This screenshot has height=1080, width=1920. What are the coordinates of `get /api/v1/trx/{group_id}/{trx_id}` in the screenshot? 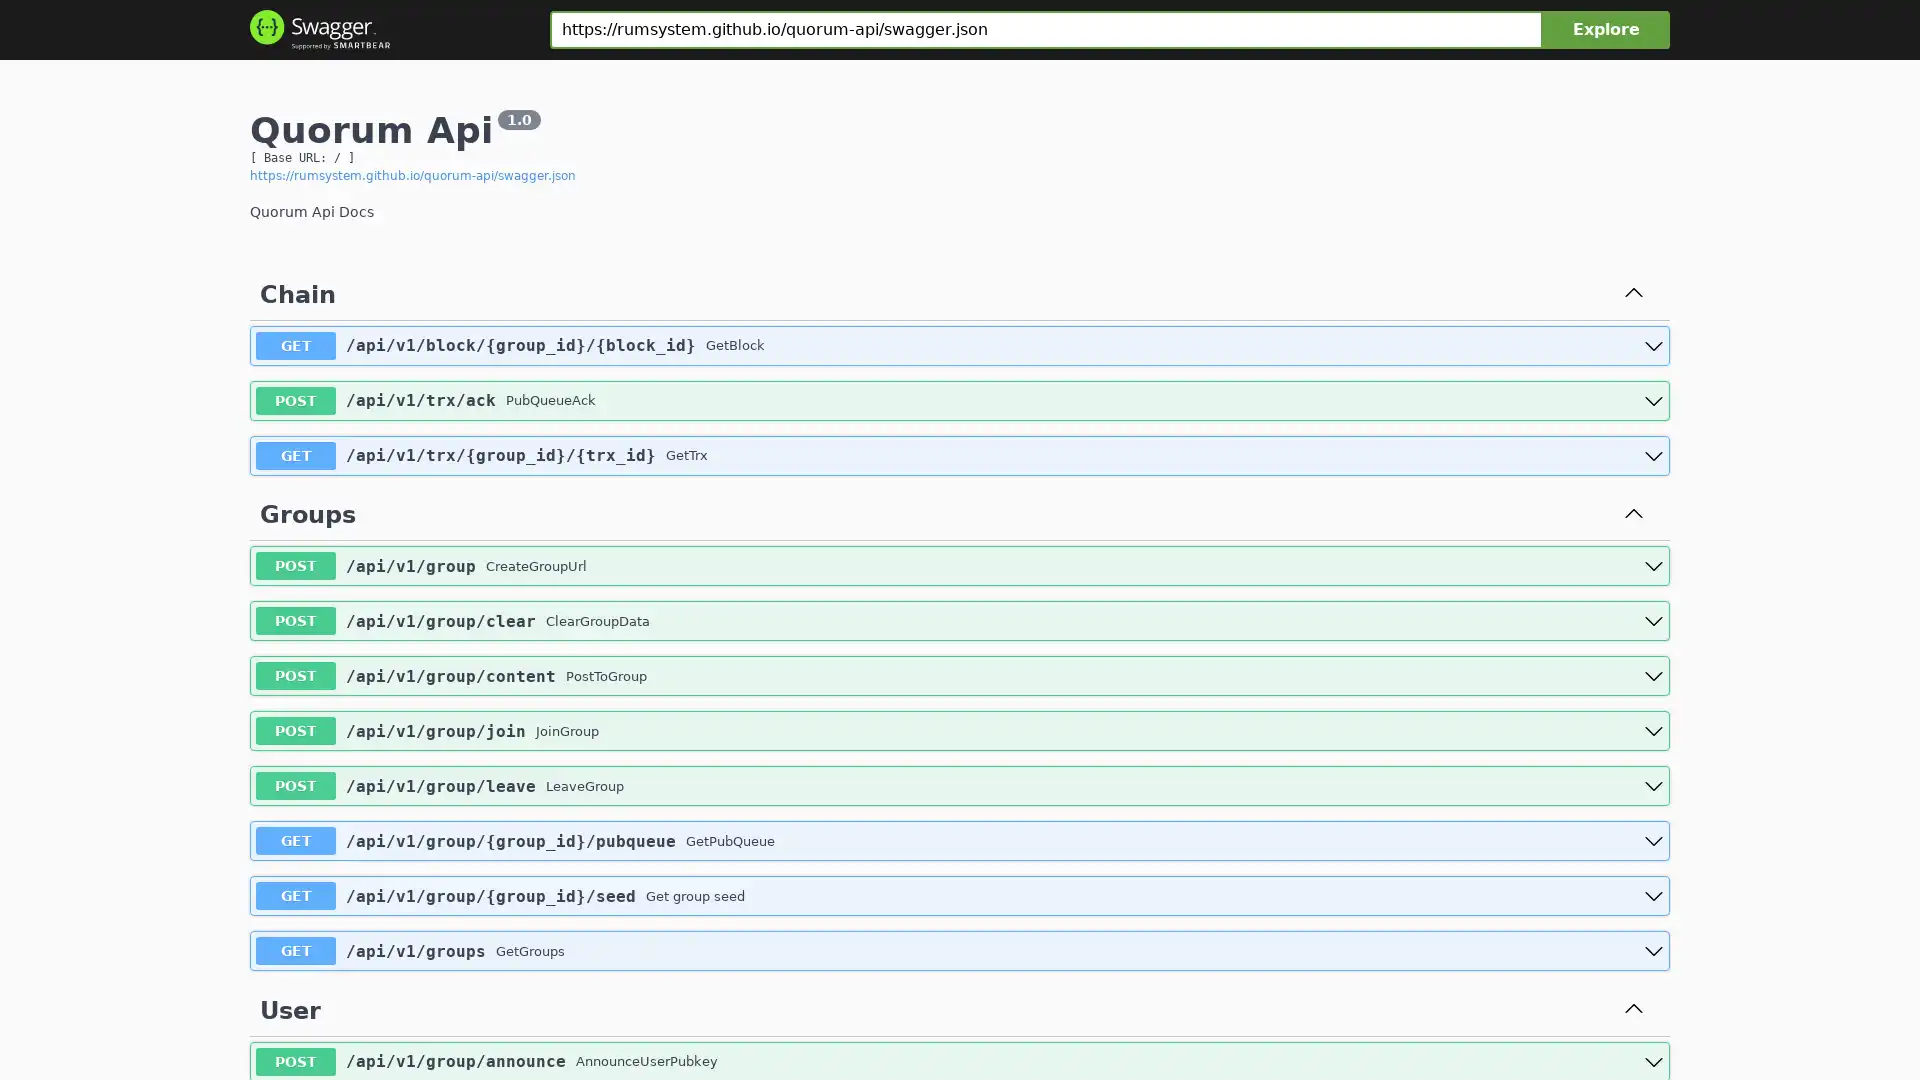 It's located at (960, 455).